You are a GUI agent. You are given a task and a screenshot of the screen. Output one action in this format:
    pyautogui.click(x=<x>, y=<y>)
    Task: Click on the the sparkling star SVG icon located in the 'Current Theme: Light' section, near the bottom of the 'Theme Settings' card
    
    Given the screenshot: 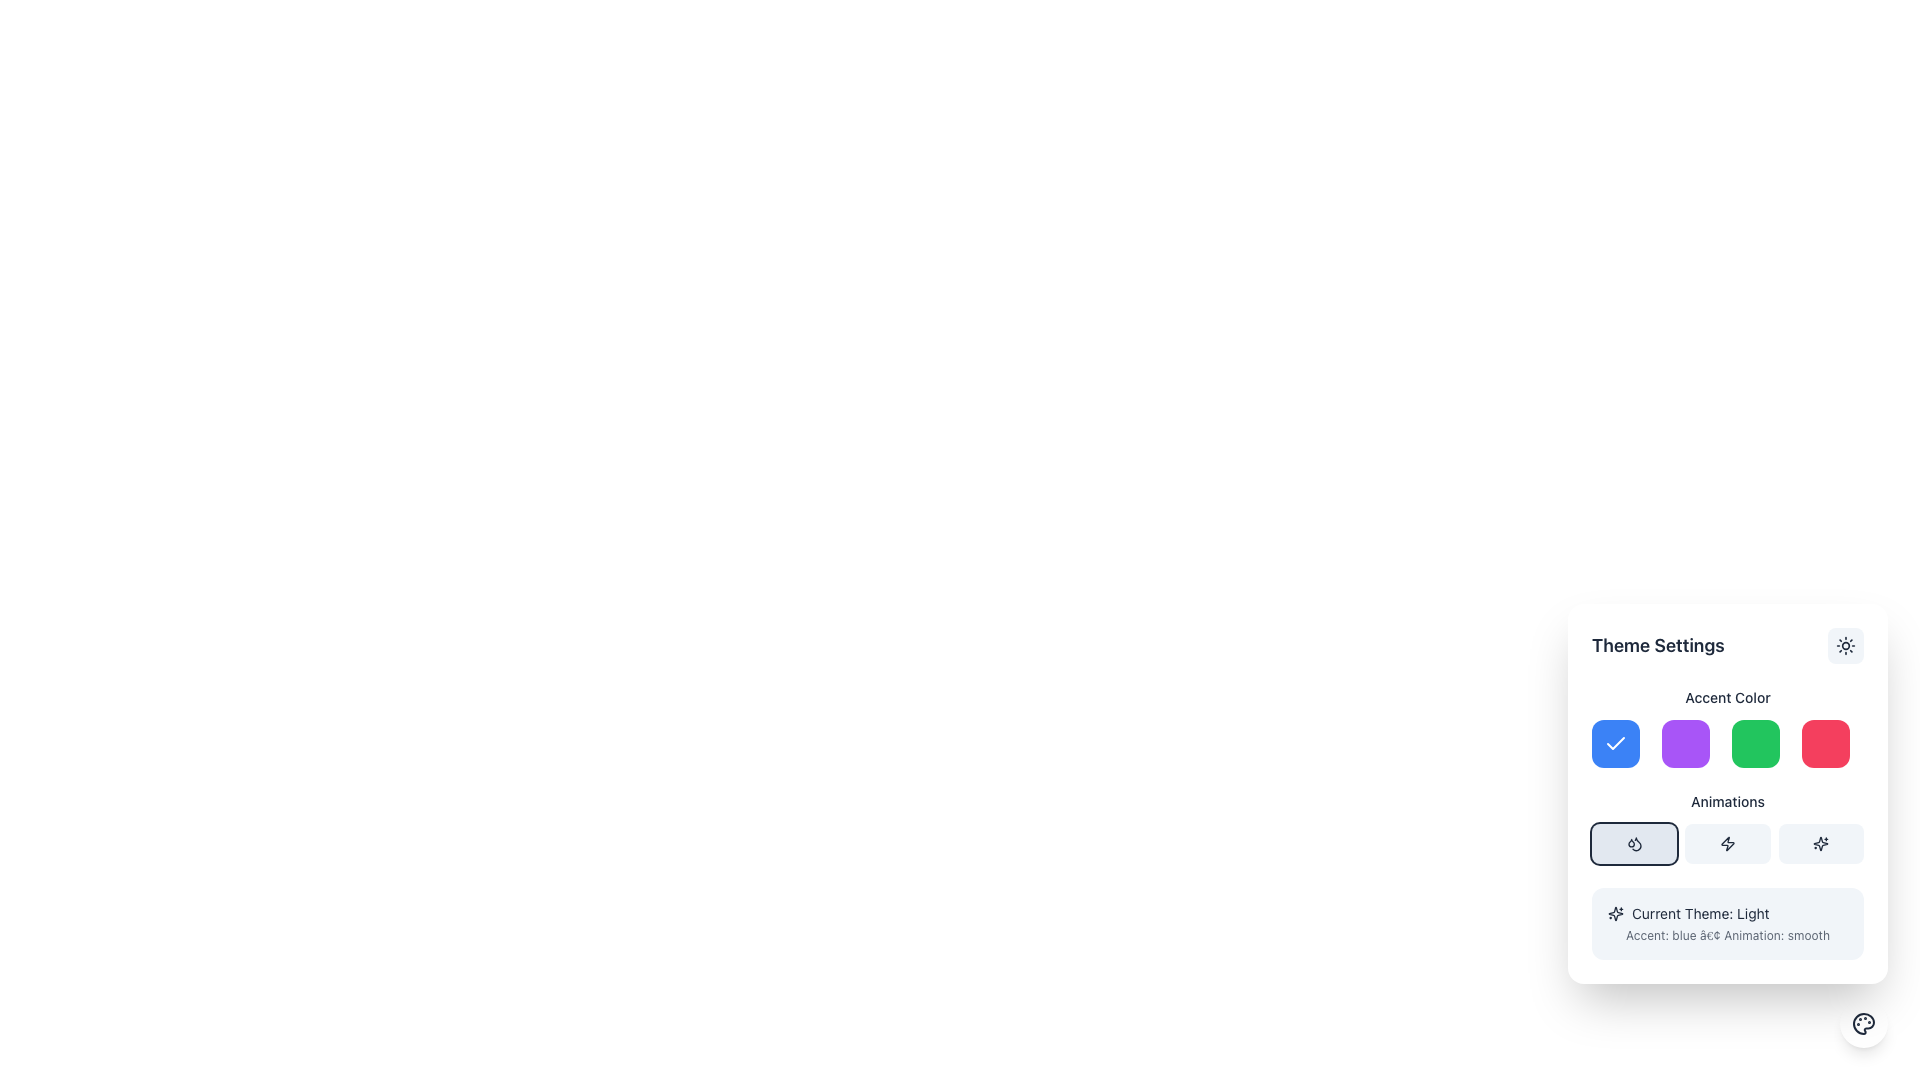 What is the action you would take?
    pyautogui.click(x=1616, y=914)
    